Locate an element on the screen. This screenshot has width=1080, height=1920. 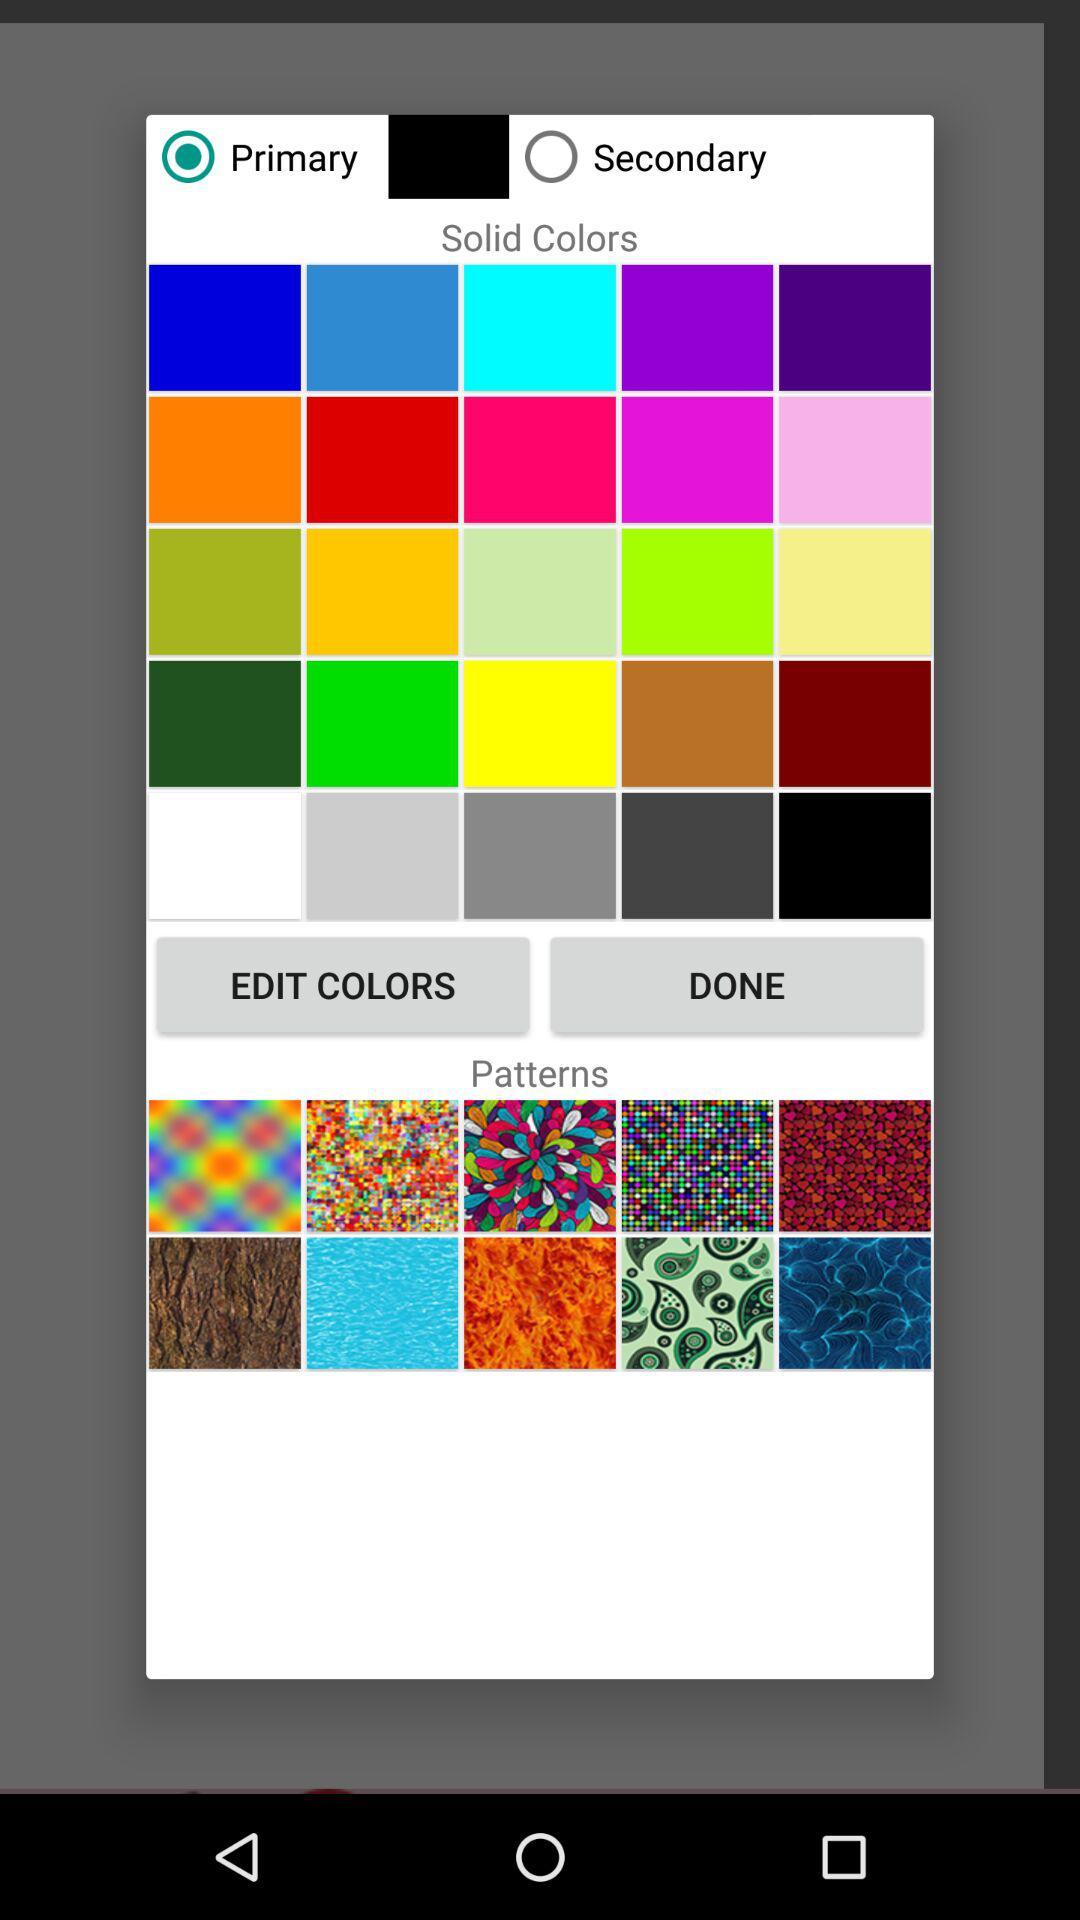
swirly pattern is located at coordinates (696, 1303).